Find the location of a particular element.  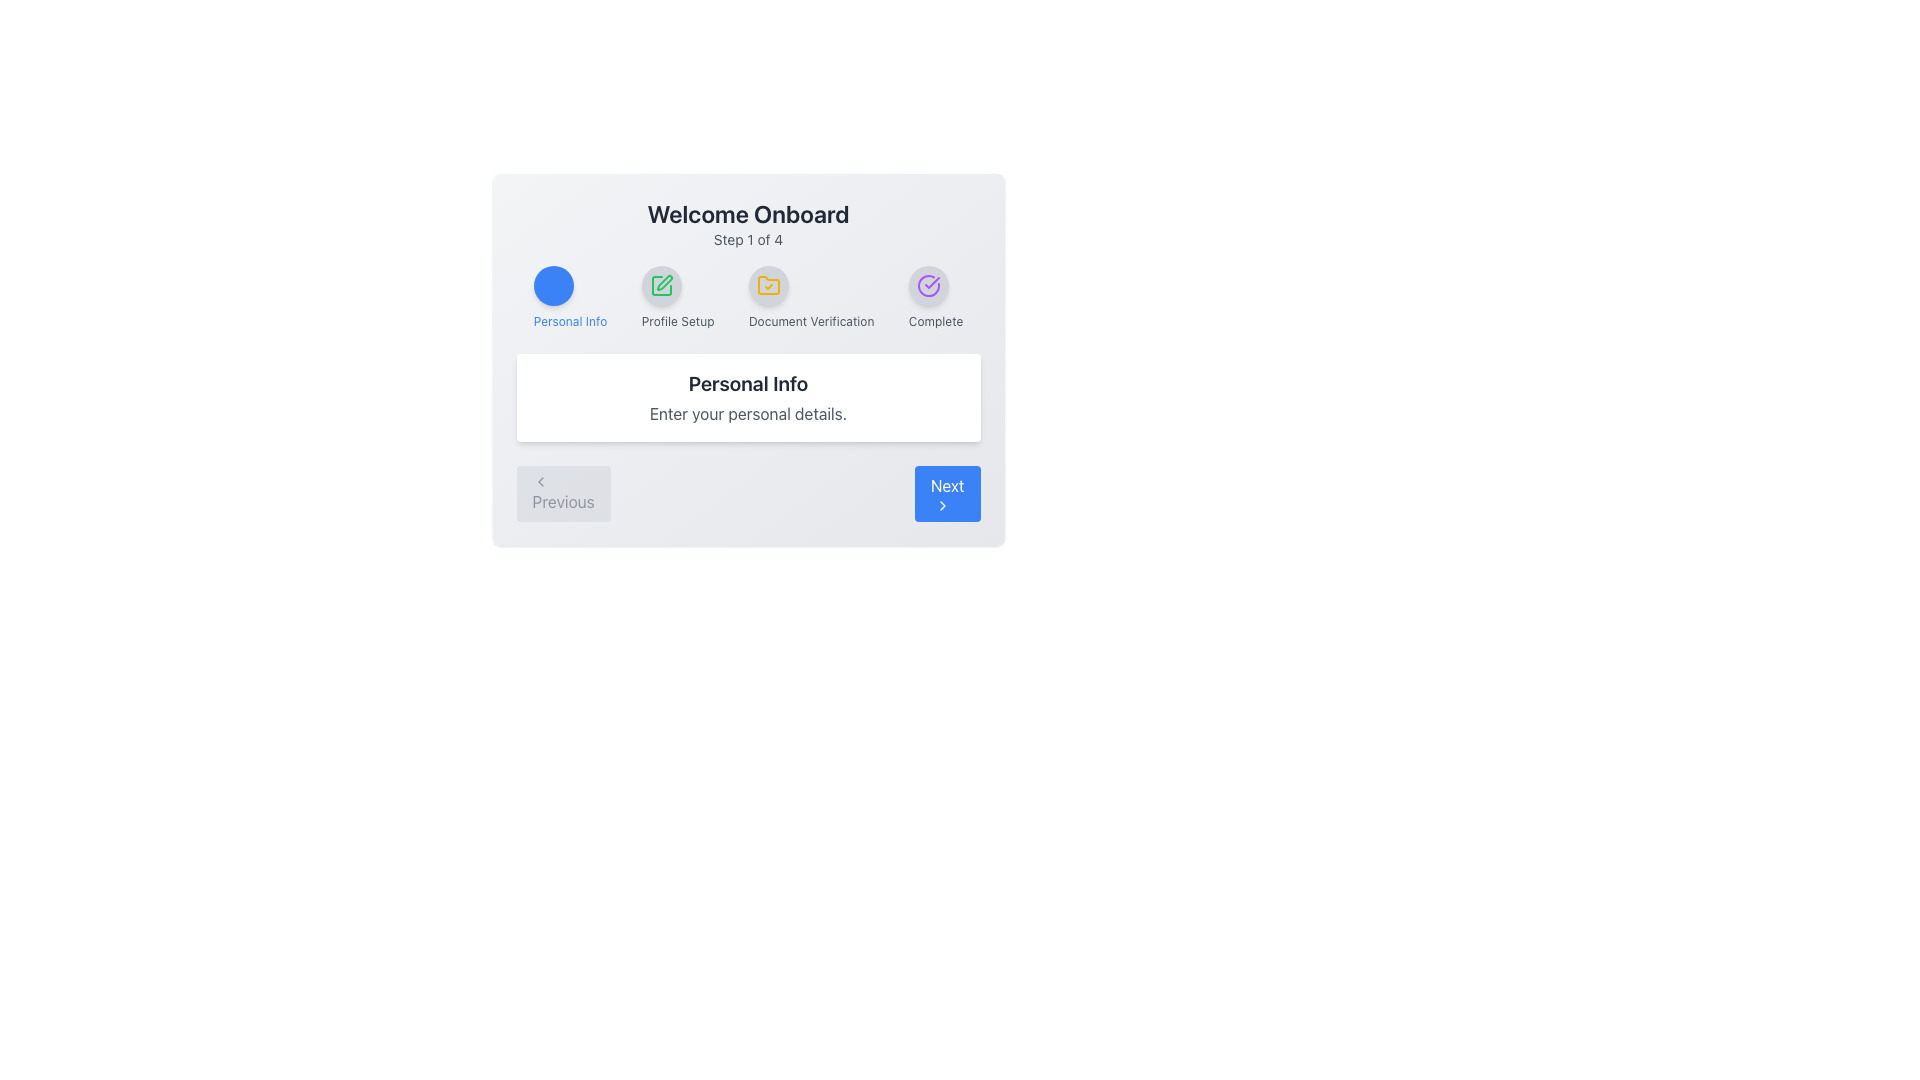

the folder icon outline with a yellow fill located in the progress bar as the third icon from the left is located at coordinates (767, 285).